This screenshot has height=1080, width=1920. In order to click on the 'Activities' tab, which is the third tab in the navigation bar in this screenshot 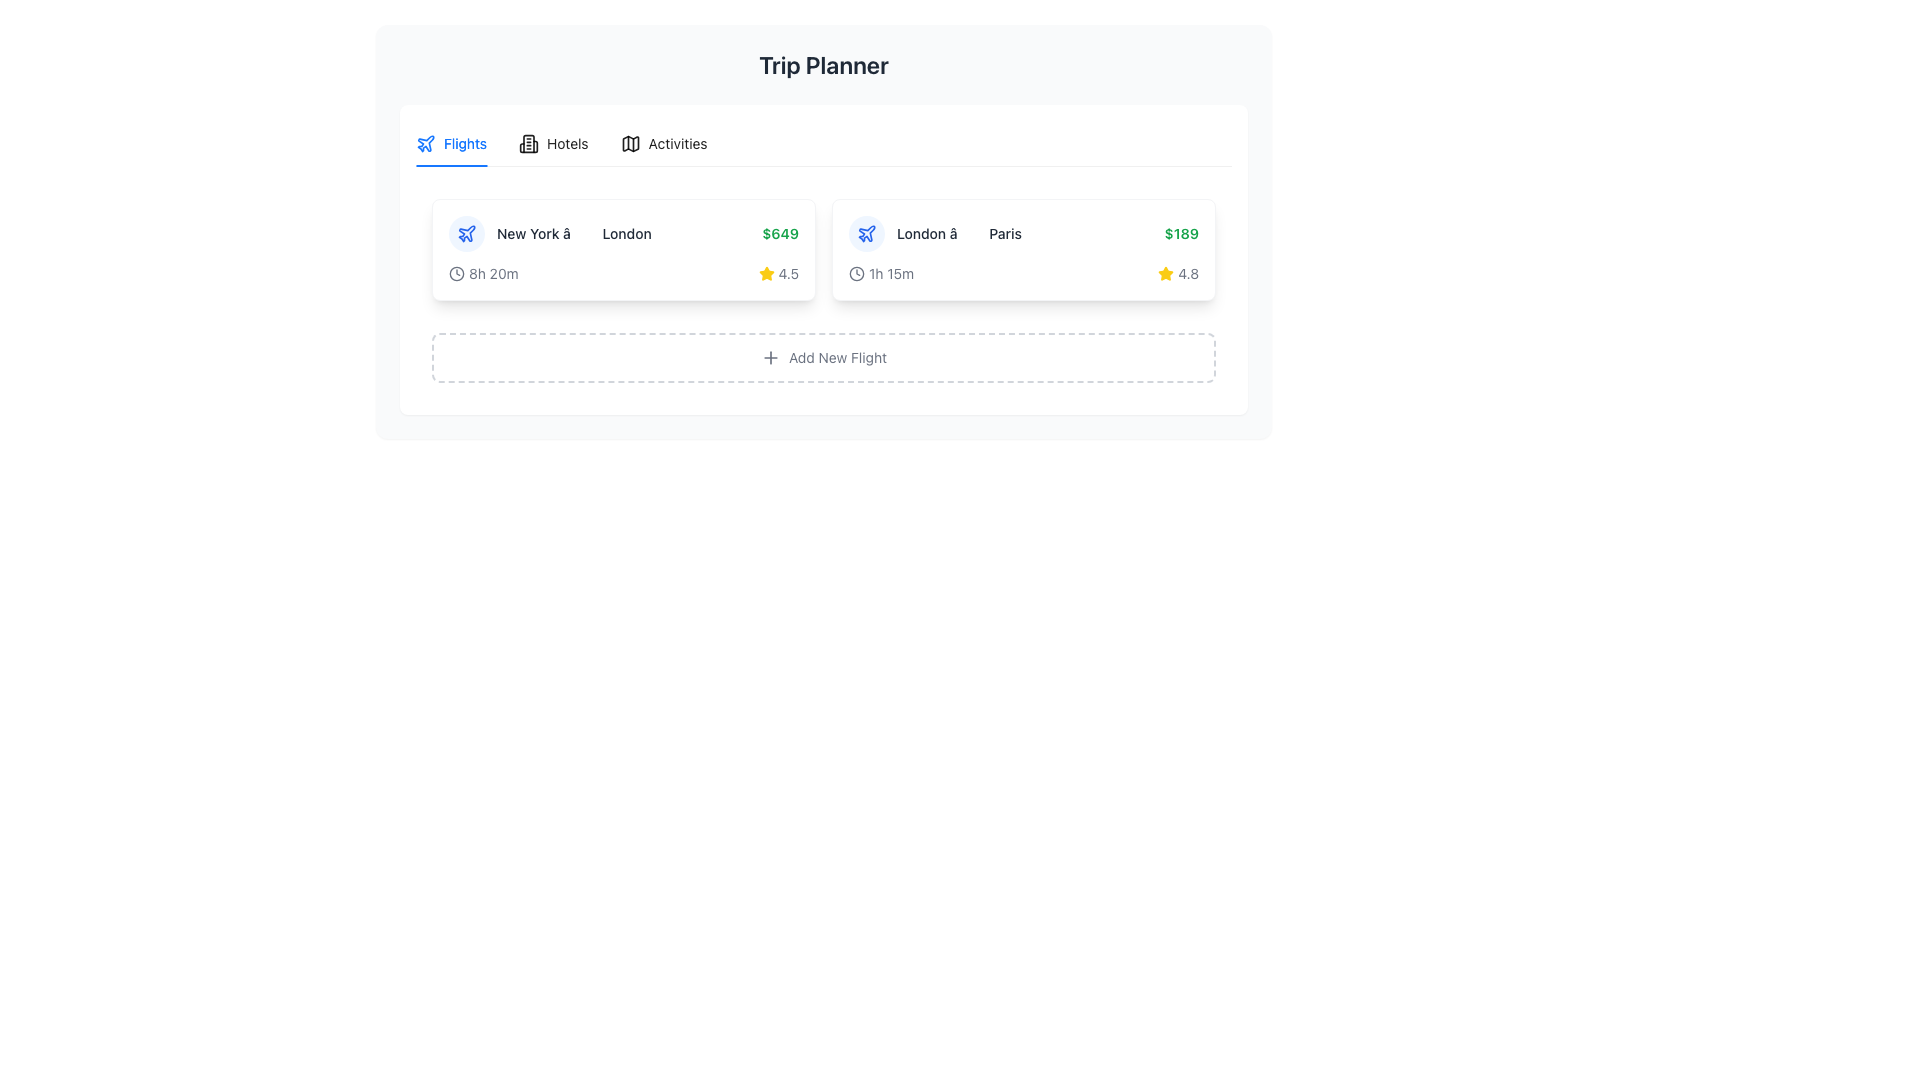, I will do `click(663, 142)`.